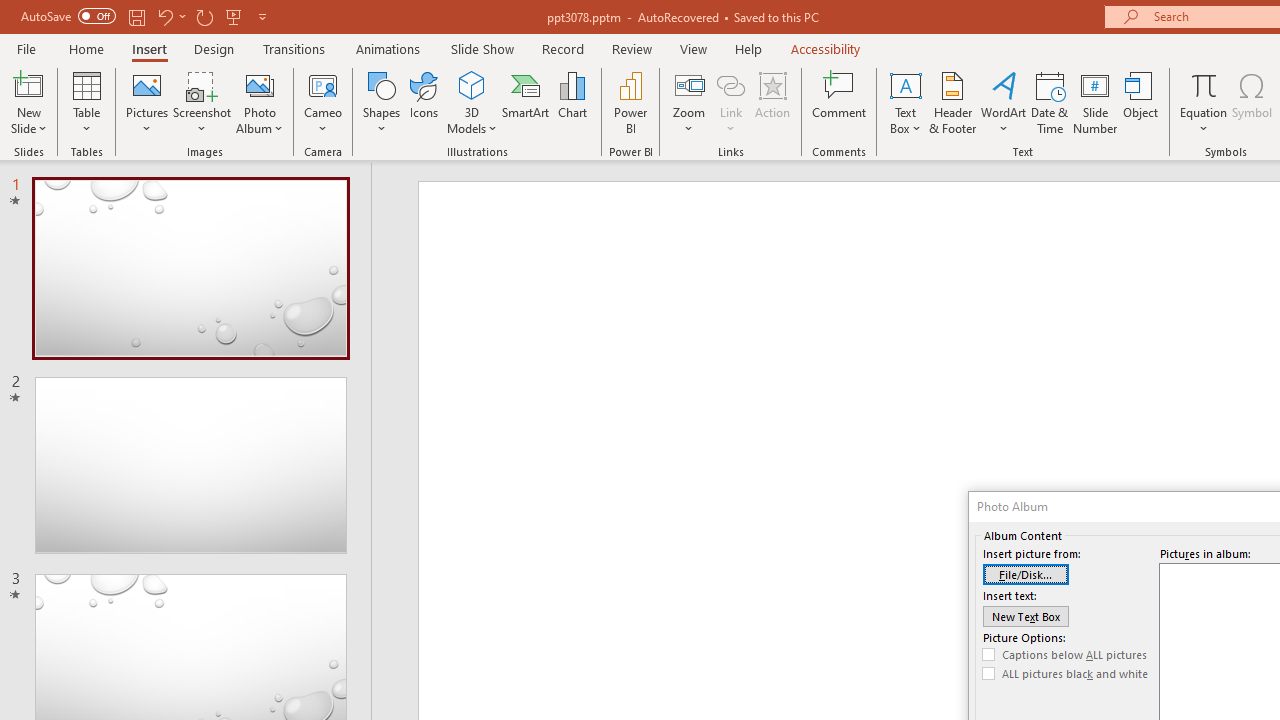 The width and height of the screenshot is (1280, 720). I want to click on 'Comment', so click(839, 103).